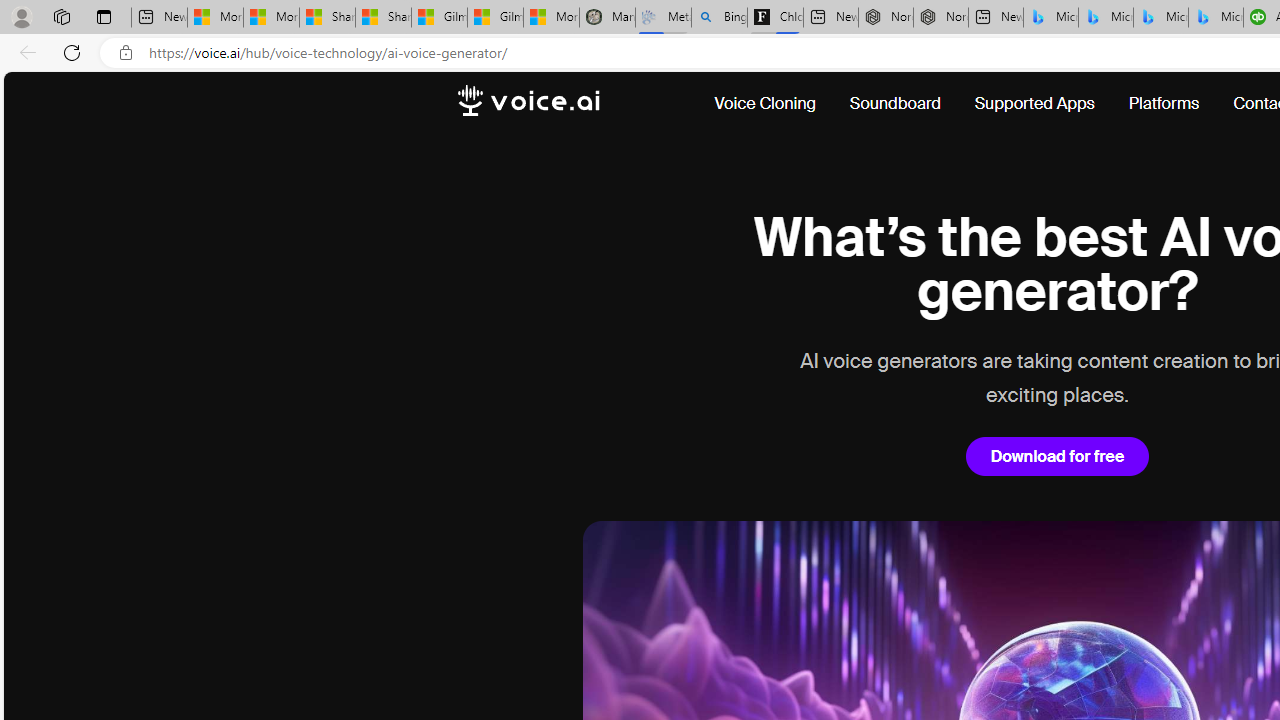  I want to click on 'Gilma and Hector both pose tropical trouble for Hawaii', so click(496, 17).